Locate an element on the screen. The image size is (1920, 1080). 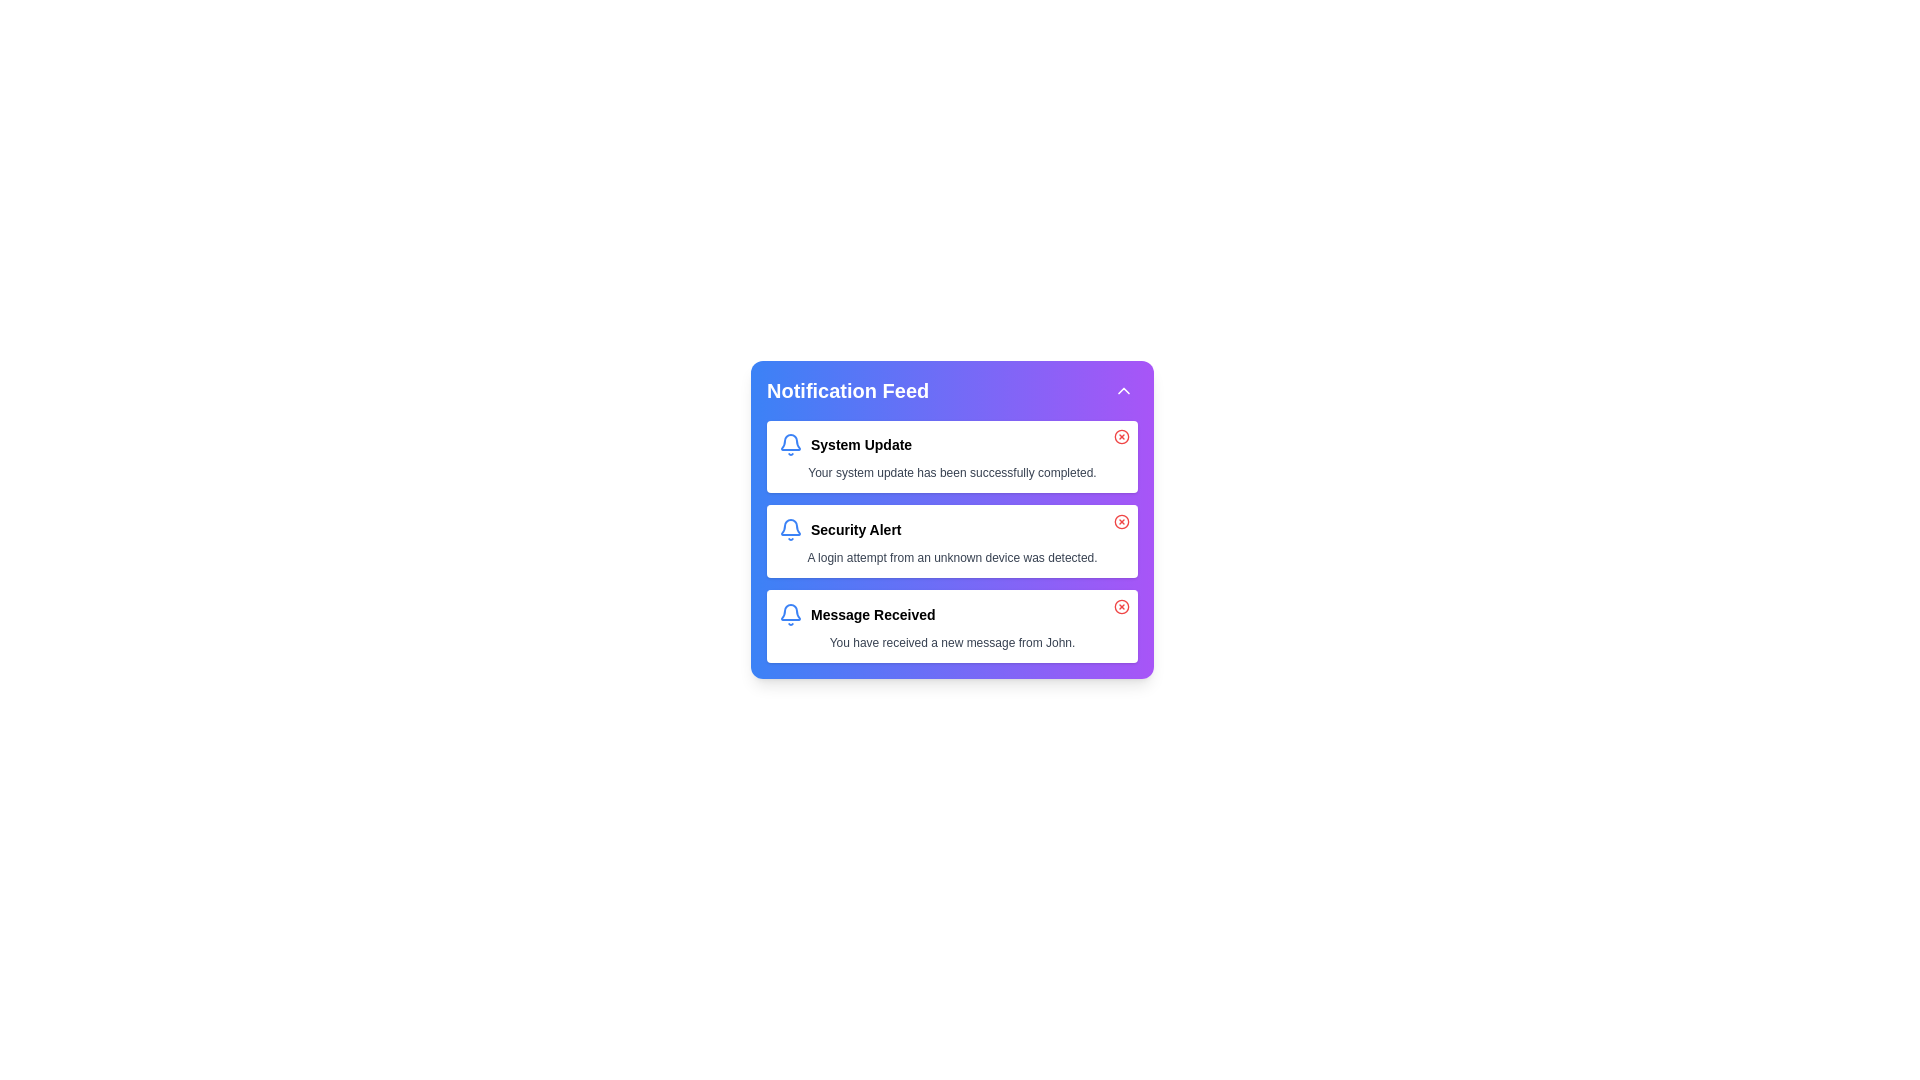
the text label in the first notification card under 'Notification Feed' is located at coordinates (861, 443).